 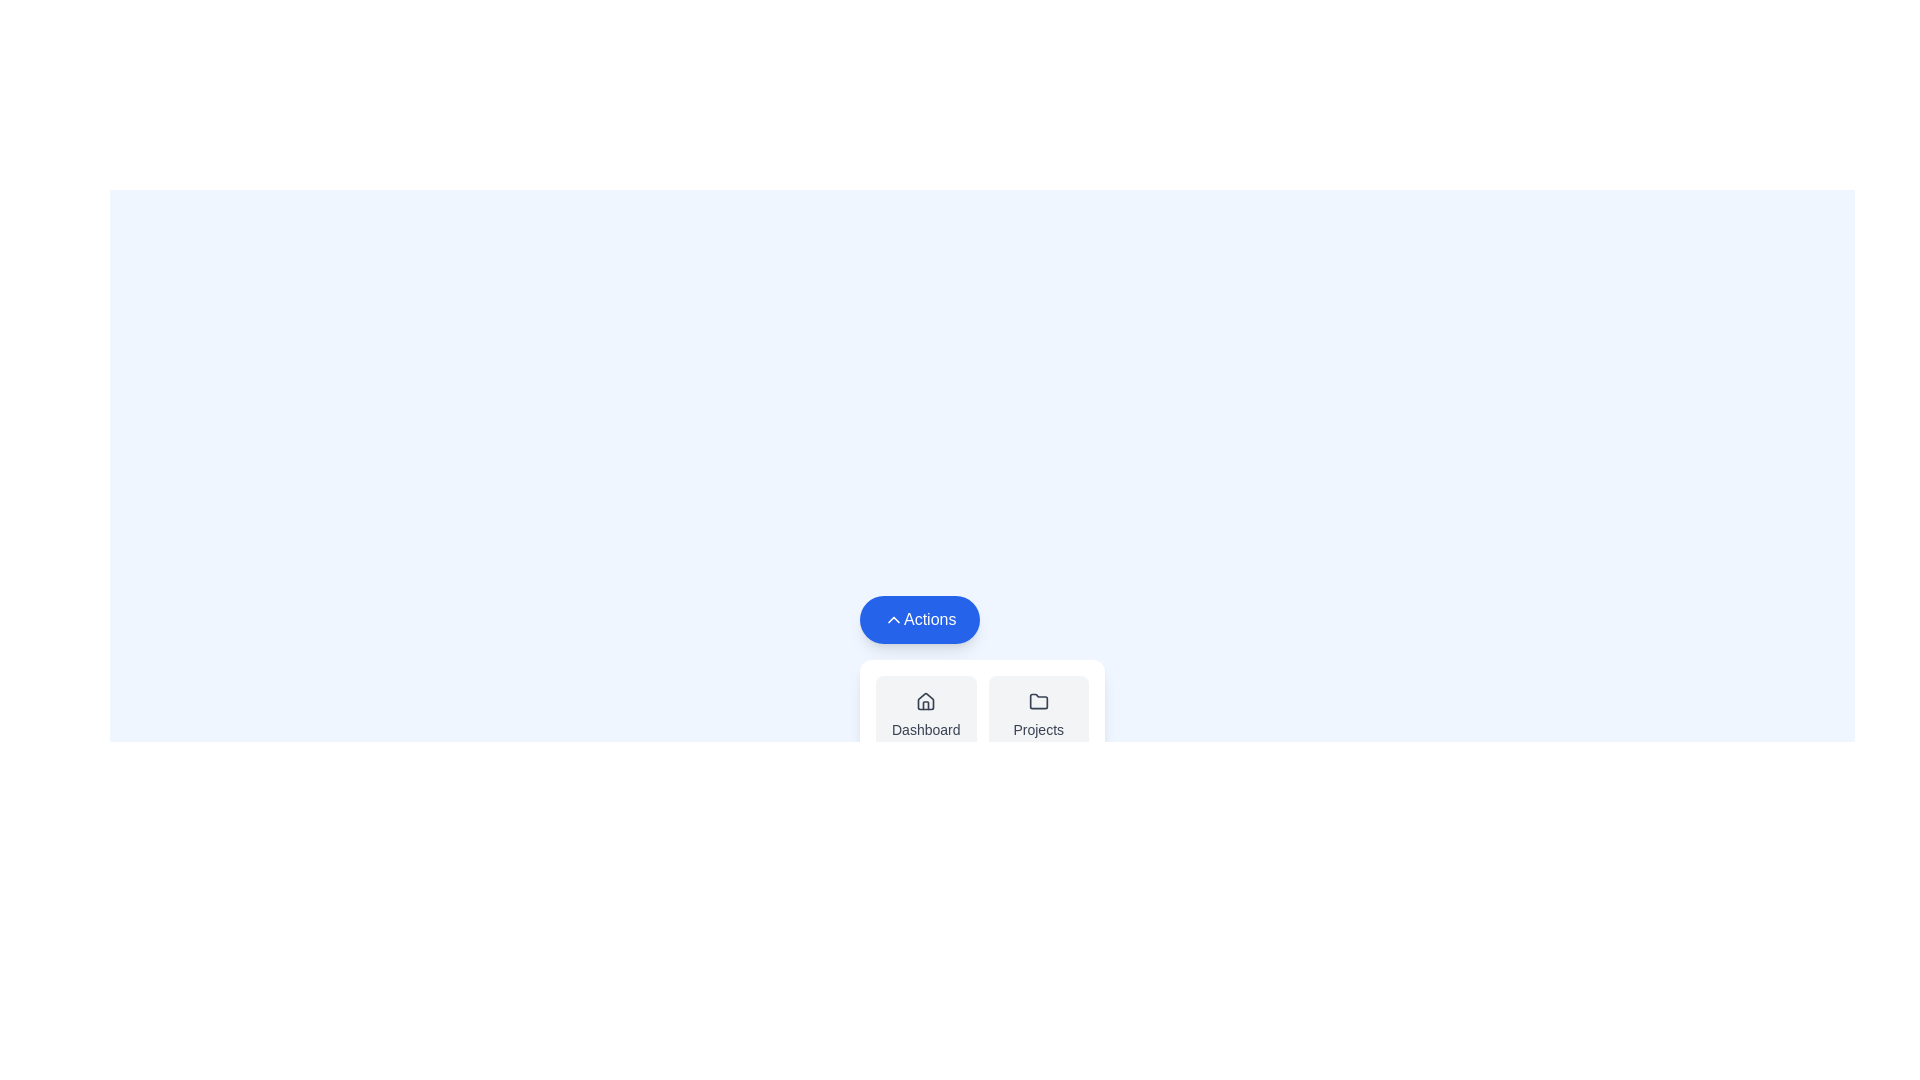 I want to click on the Projects from the menu, so click(x=1038, y=715).